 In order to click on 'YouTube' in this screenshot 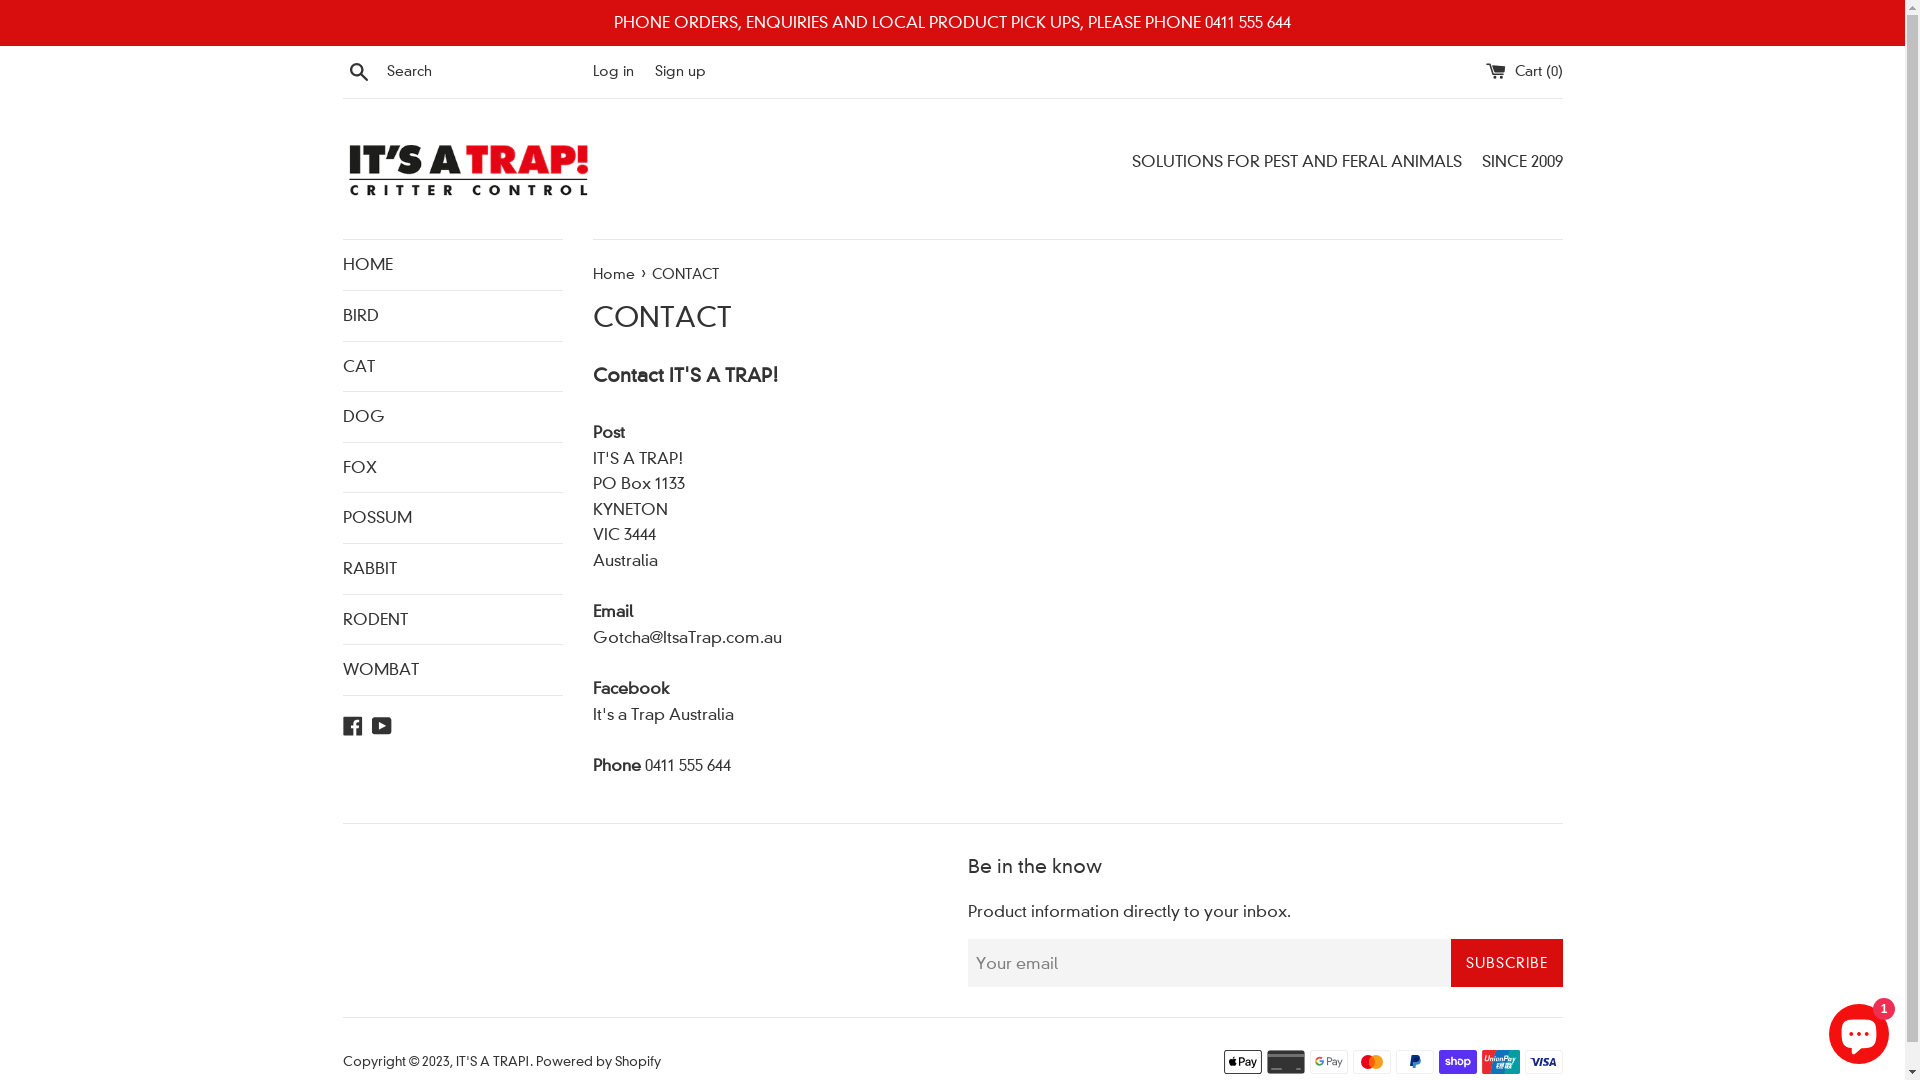, I will do `click(382, 724)`.